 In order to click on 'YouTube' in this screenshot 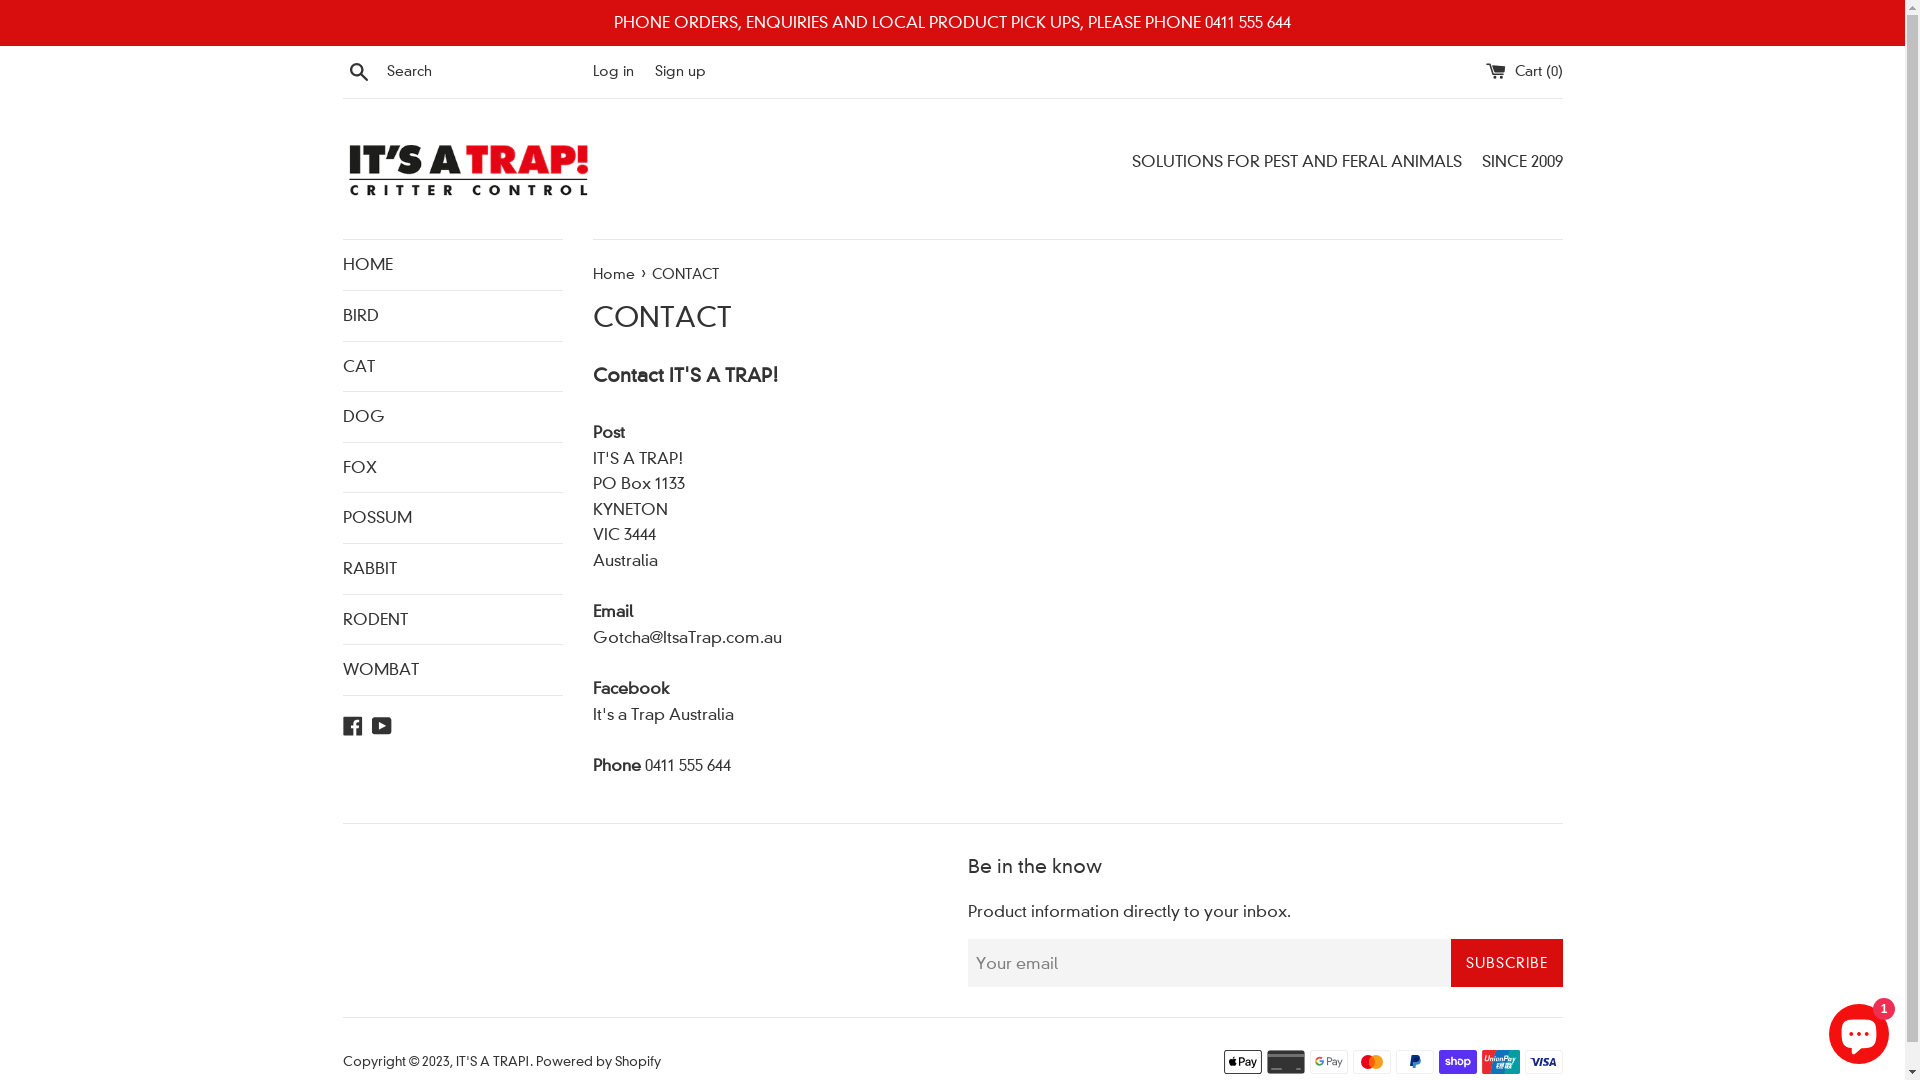, I will do `click(382, 724)`.